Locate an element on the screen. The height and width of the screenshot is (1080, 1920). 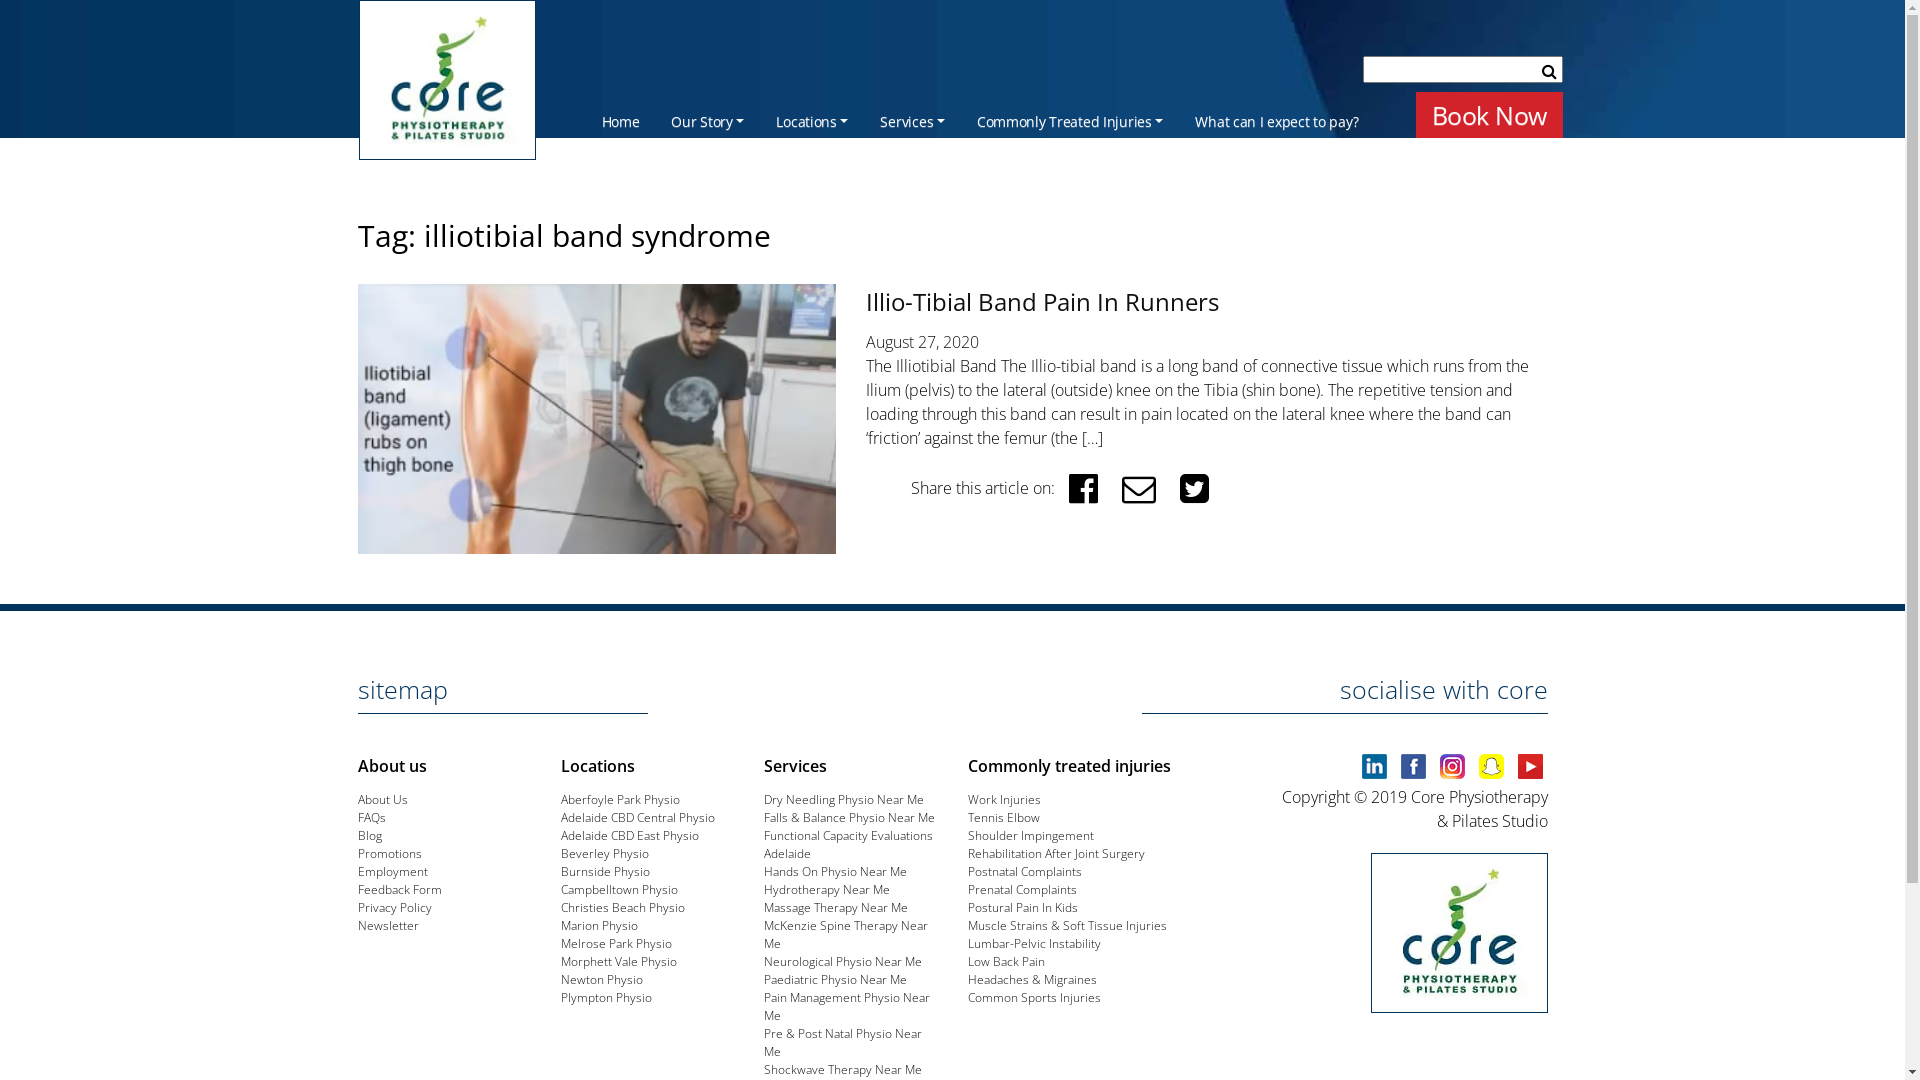
'Adelaide CBD East Physio' is located at coordinates (628, 835).